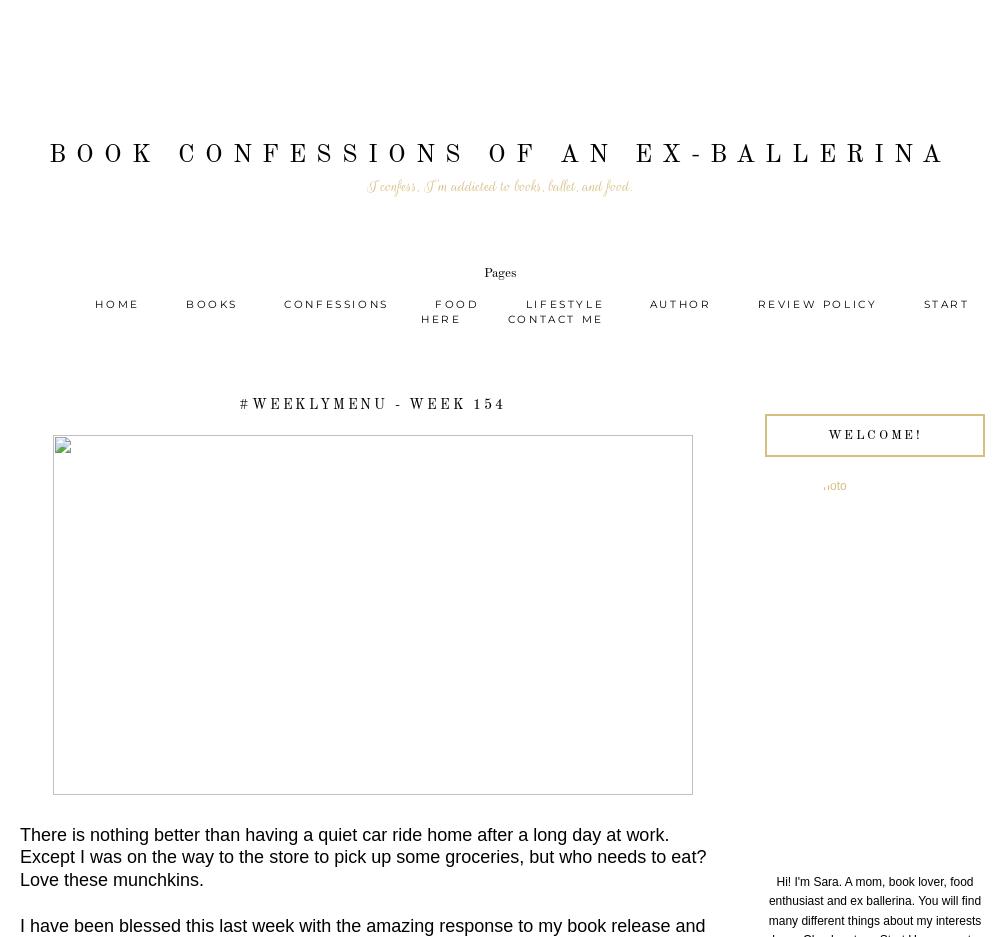 The image size is (1000, 937). Describe the element at coordinates (873, 433) in the screenshot. I see `'Welcome!'` at that location.